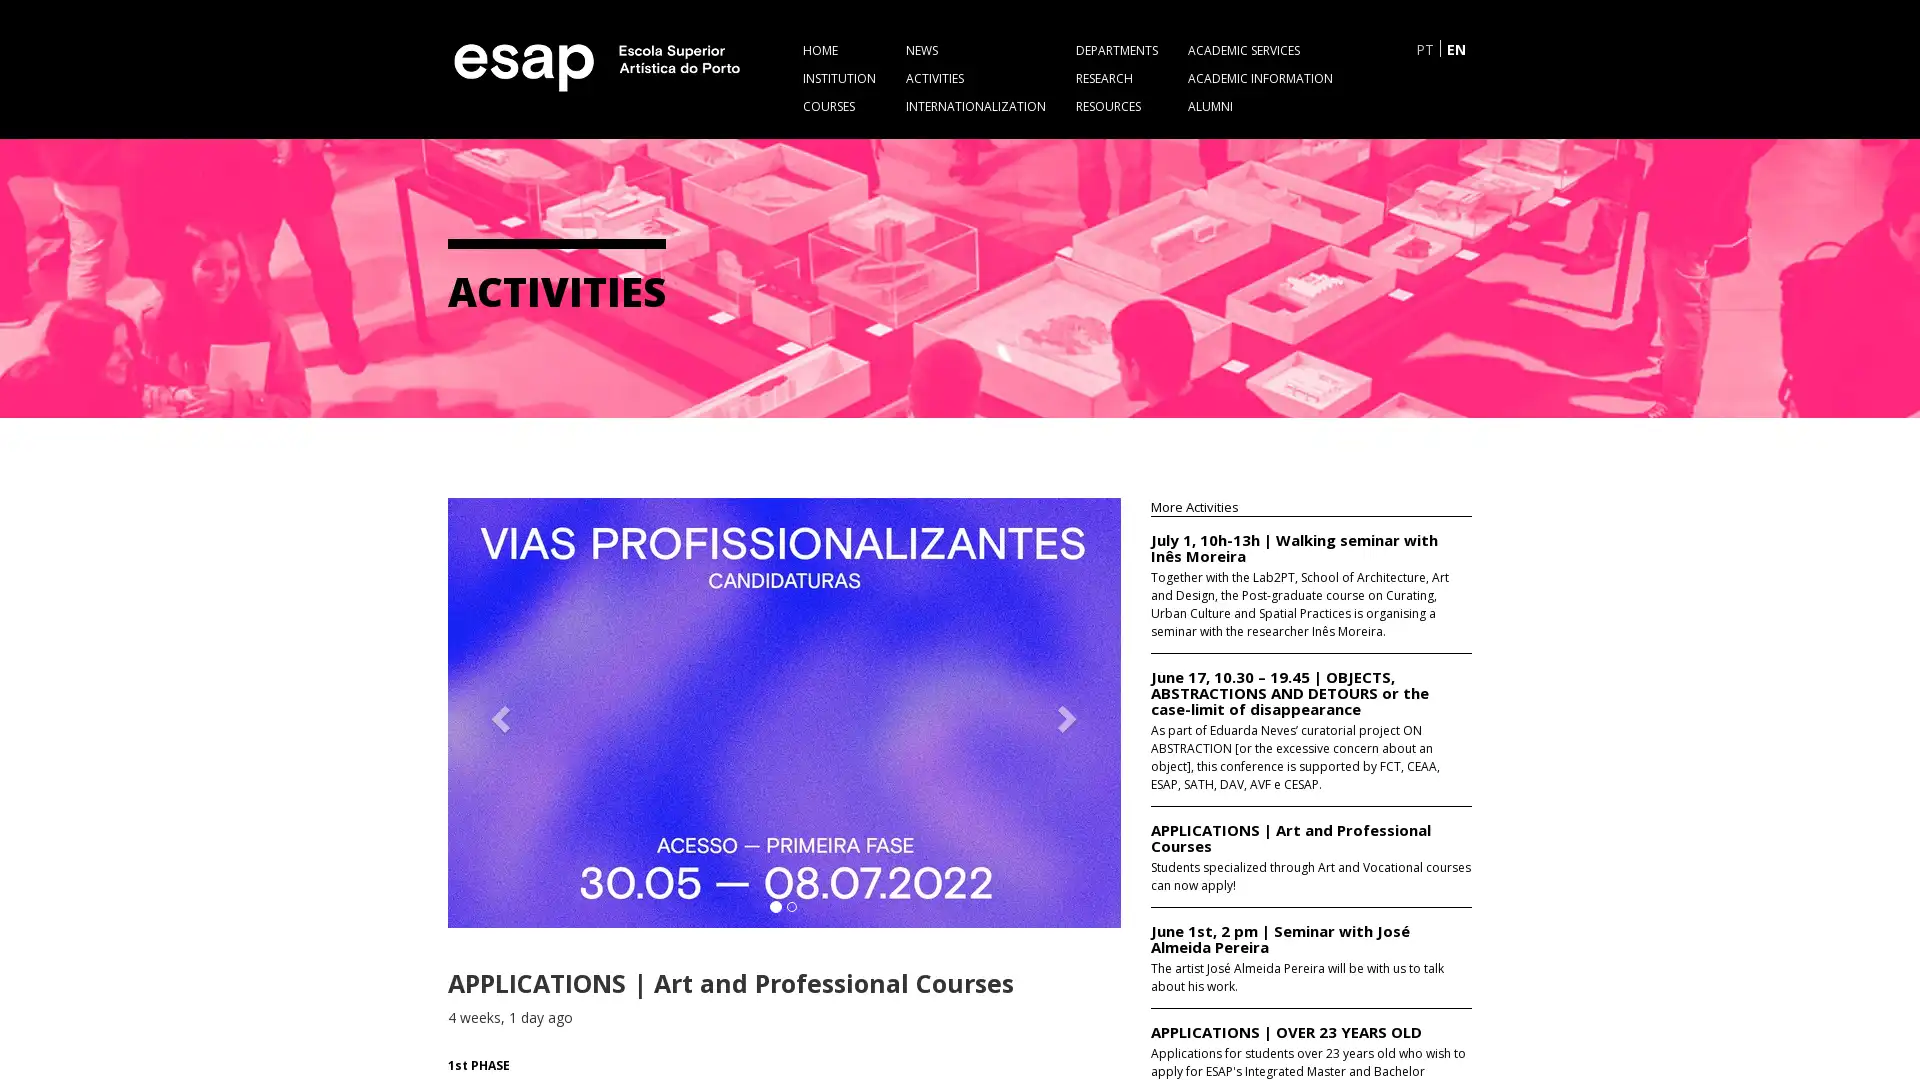 The image size is (1920, 1080). Describe the element at coordinates (1424, 47) in the screenshot. I see `PT` at that location.